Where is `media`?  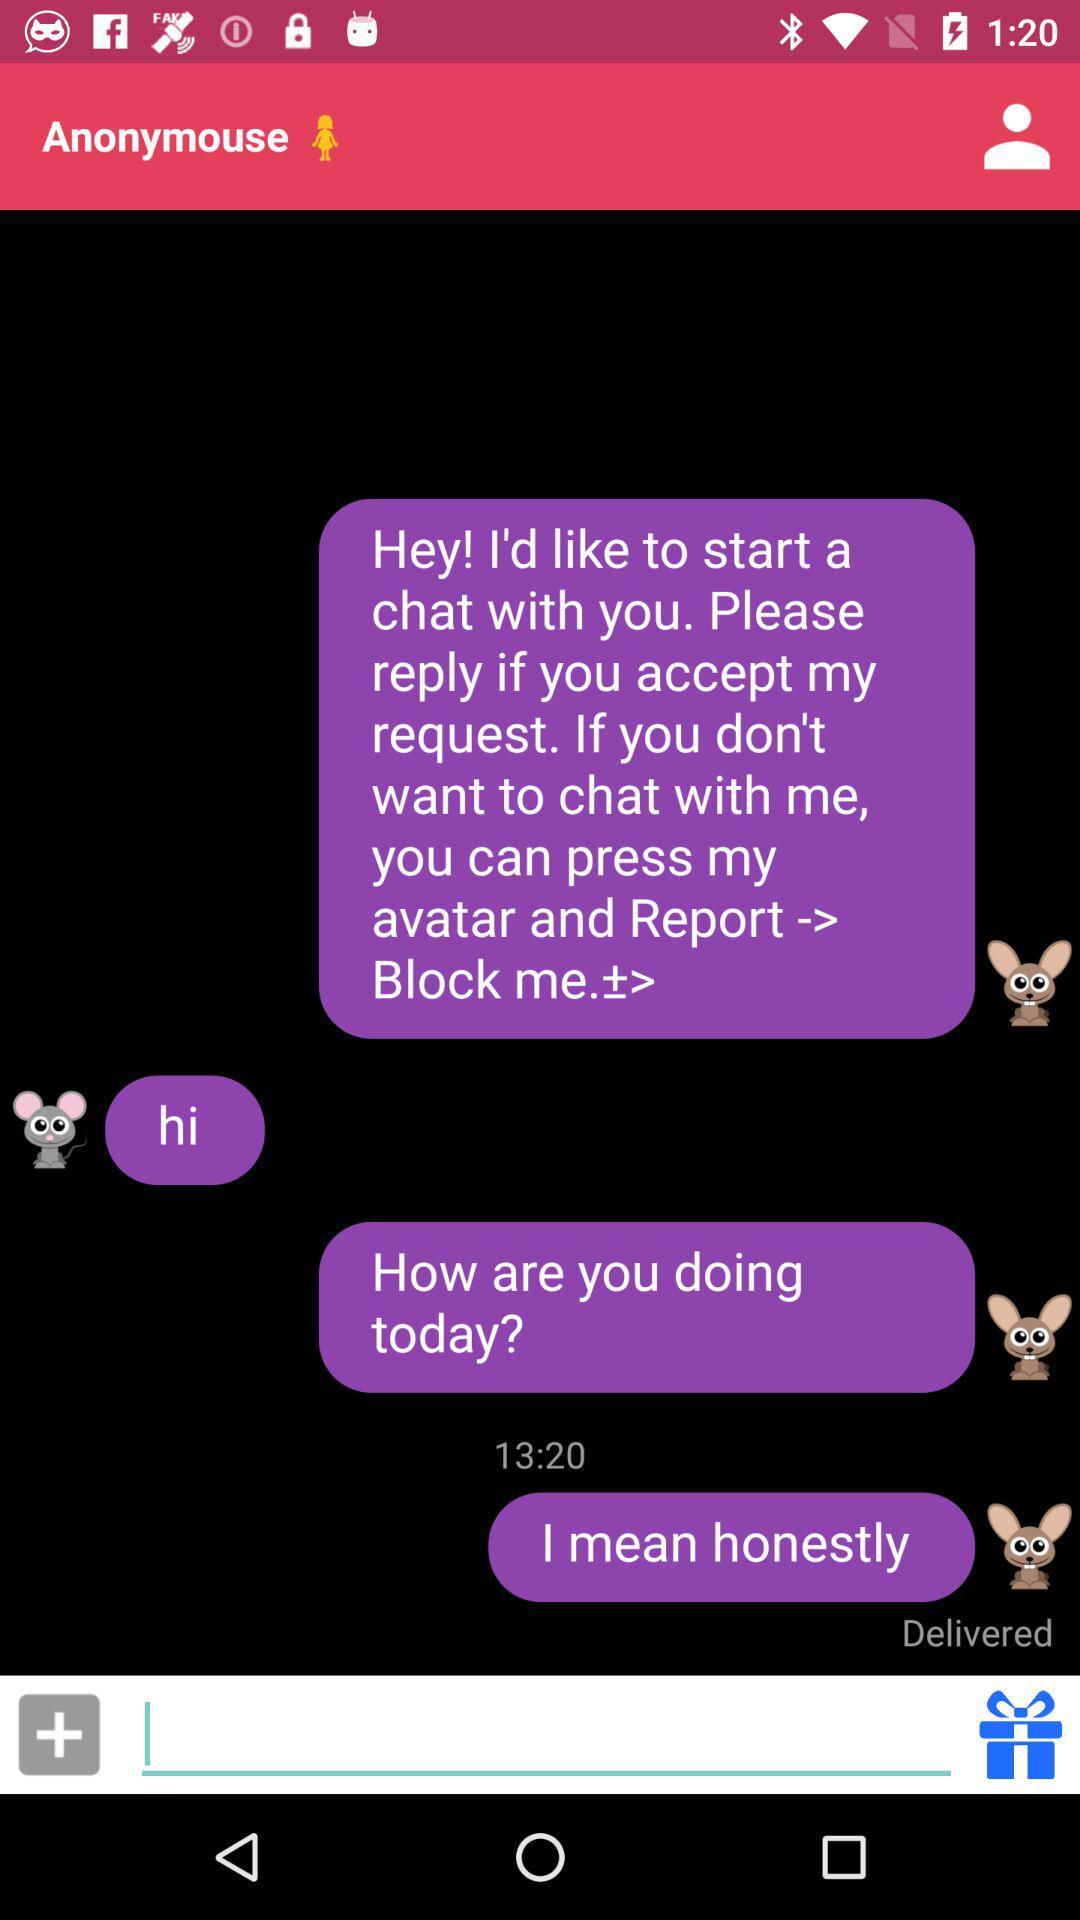
media is located at coordinates (58, 1733).